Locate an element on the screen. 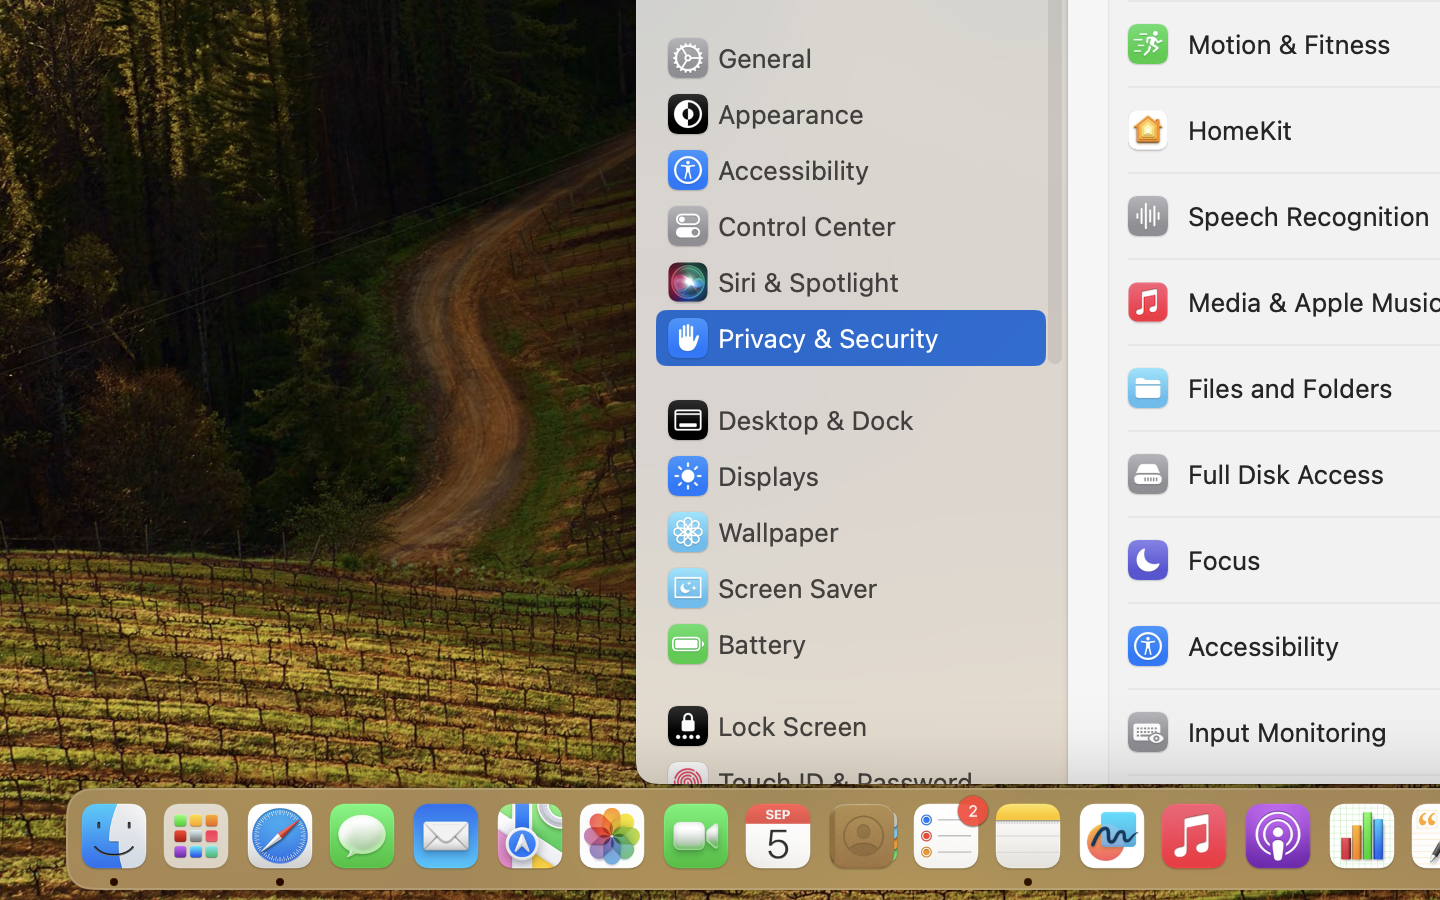 This screenshot has width=1440, height=900. 'Wallpaper' is located at coordinates (749, 530).